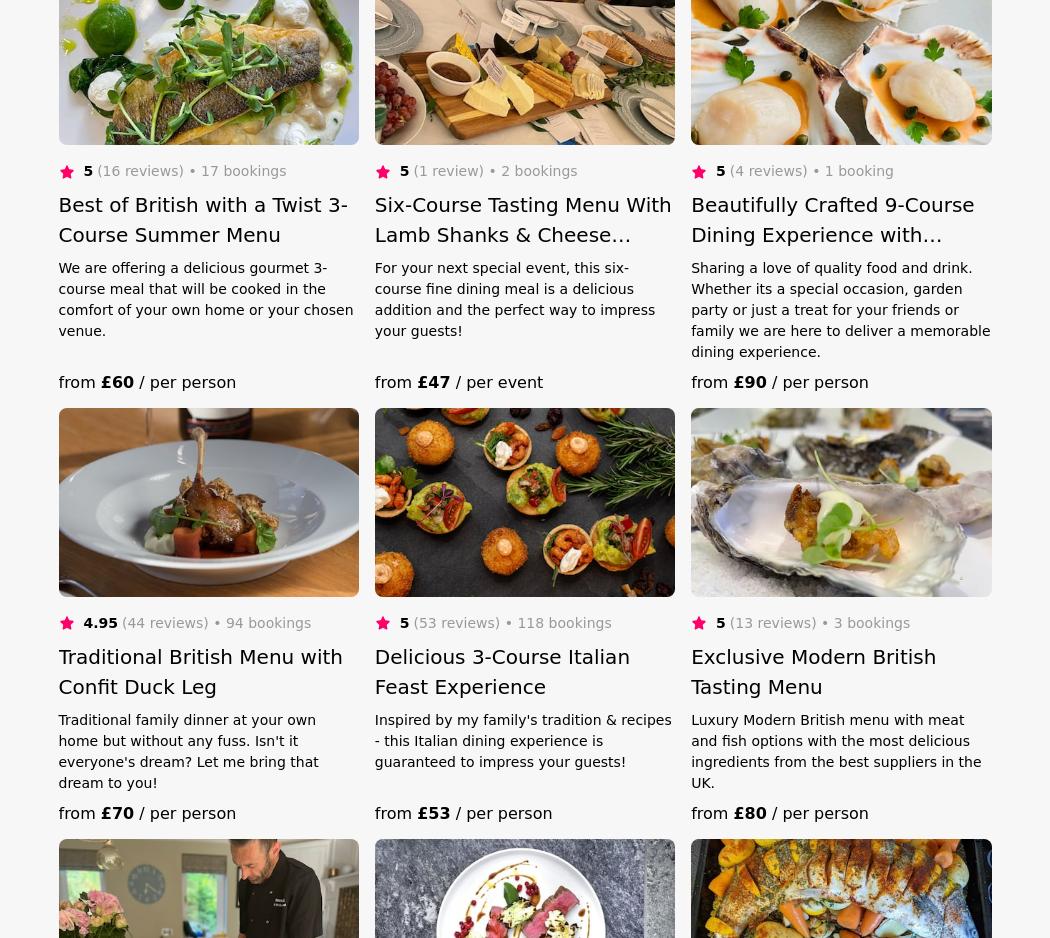 This screenshot has height=938, width=1050. What do you see at coordinates (513, 299) in the screenshot?
I see `'For your next special event, this six-course fine dining meal is a delicious addition and the perfect way to impress your guests!'` at bounding box center [513, 299].